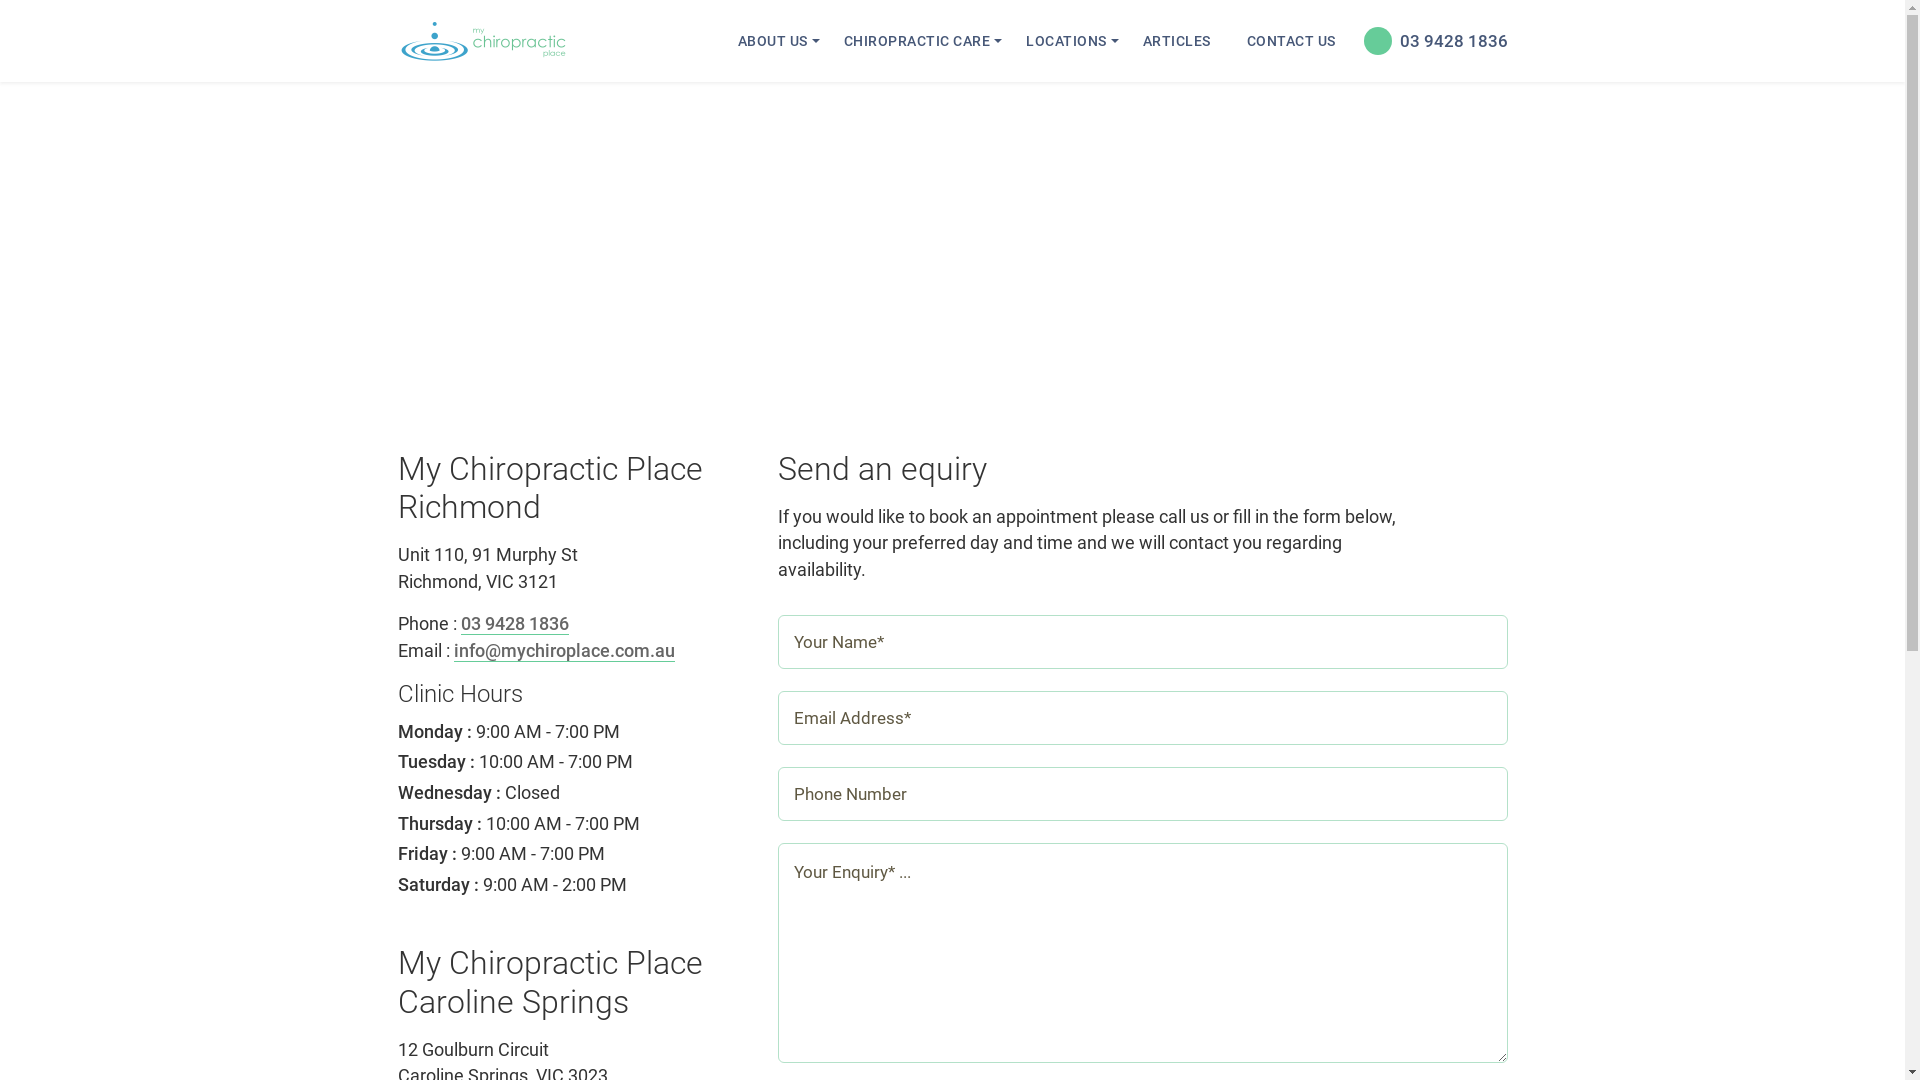 The height and width of the screenshot is (1080, 1920). What do you see at coordinates (1065, 41) in the screenshot?
I see `'LOCATIONS'` at bounding box center [1065, 41].